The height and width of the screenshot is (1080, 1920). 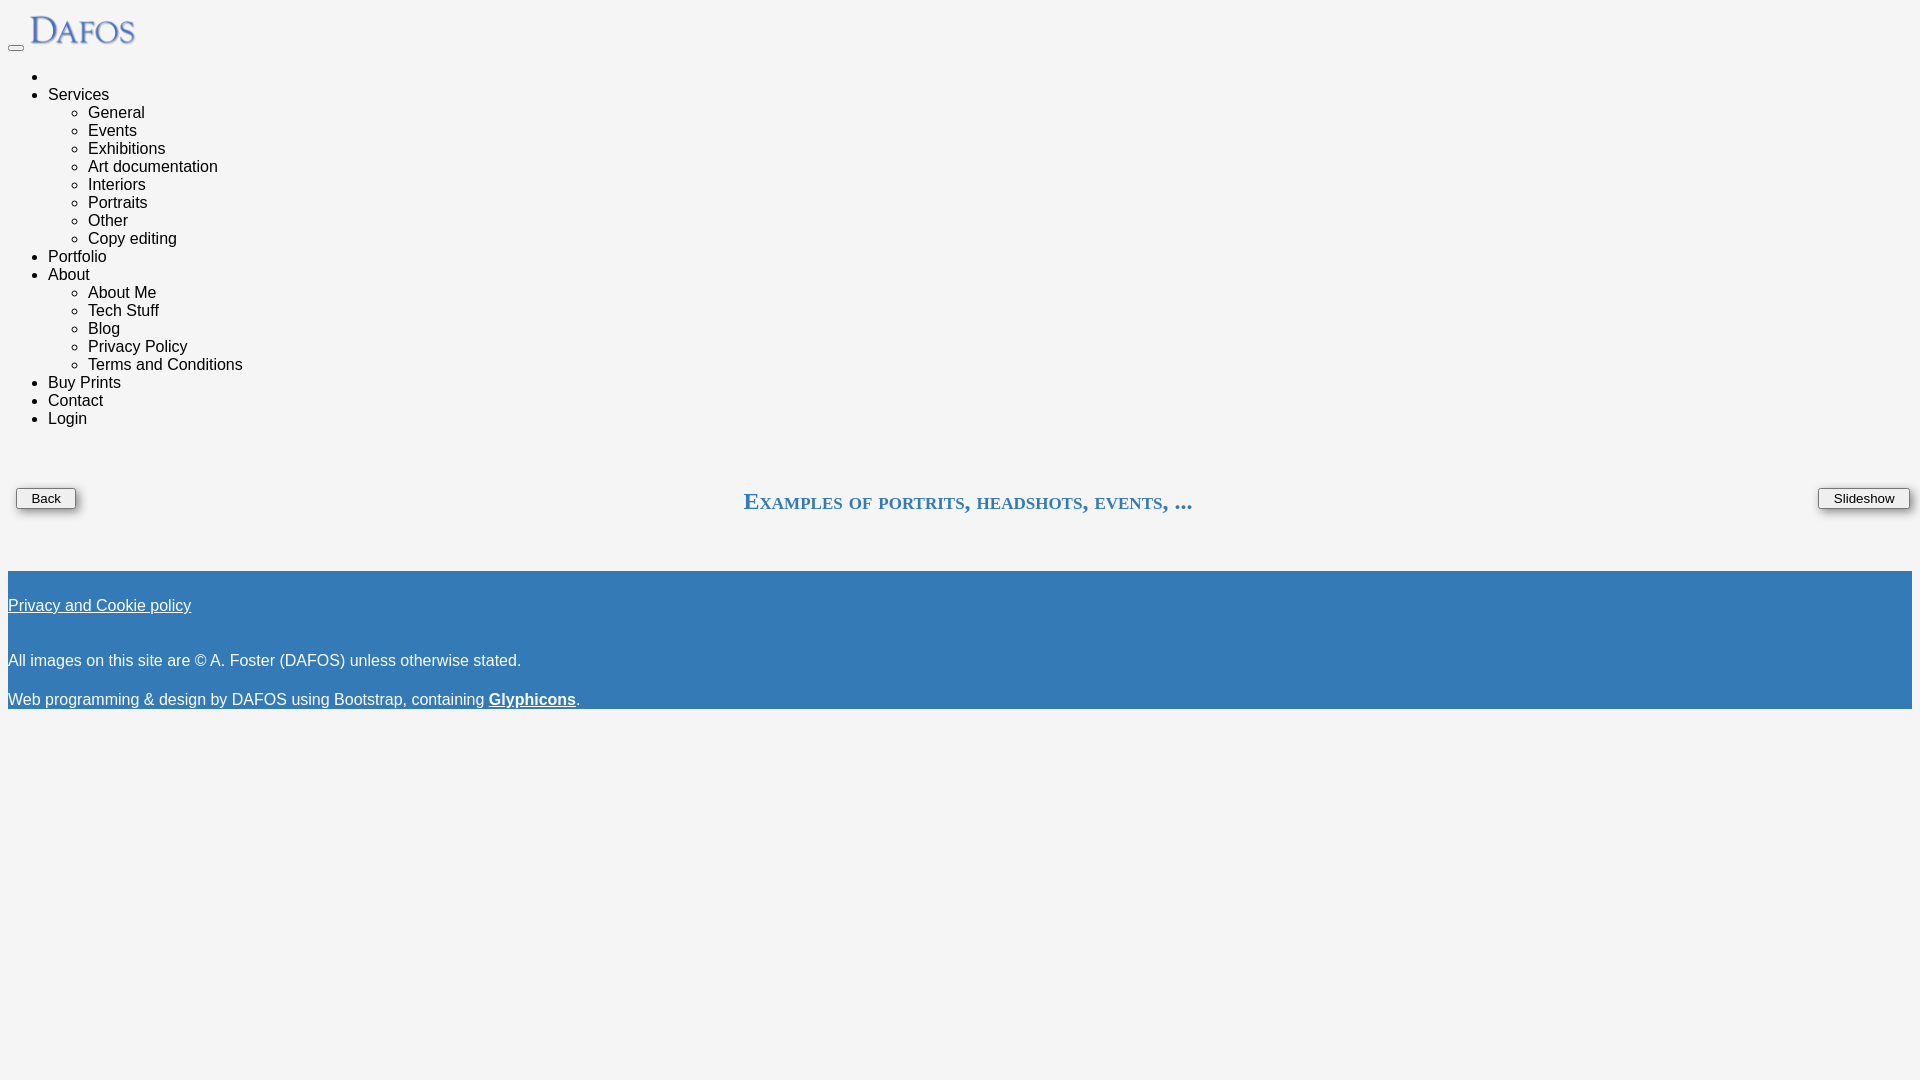 What do you see at coordinates (78, 94) in the screenshot?
I see `'Services'` at bounding box center [78, 94].